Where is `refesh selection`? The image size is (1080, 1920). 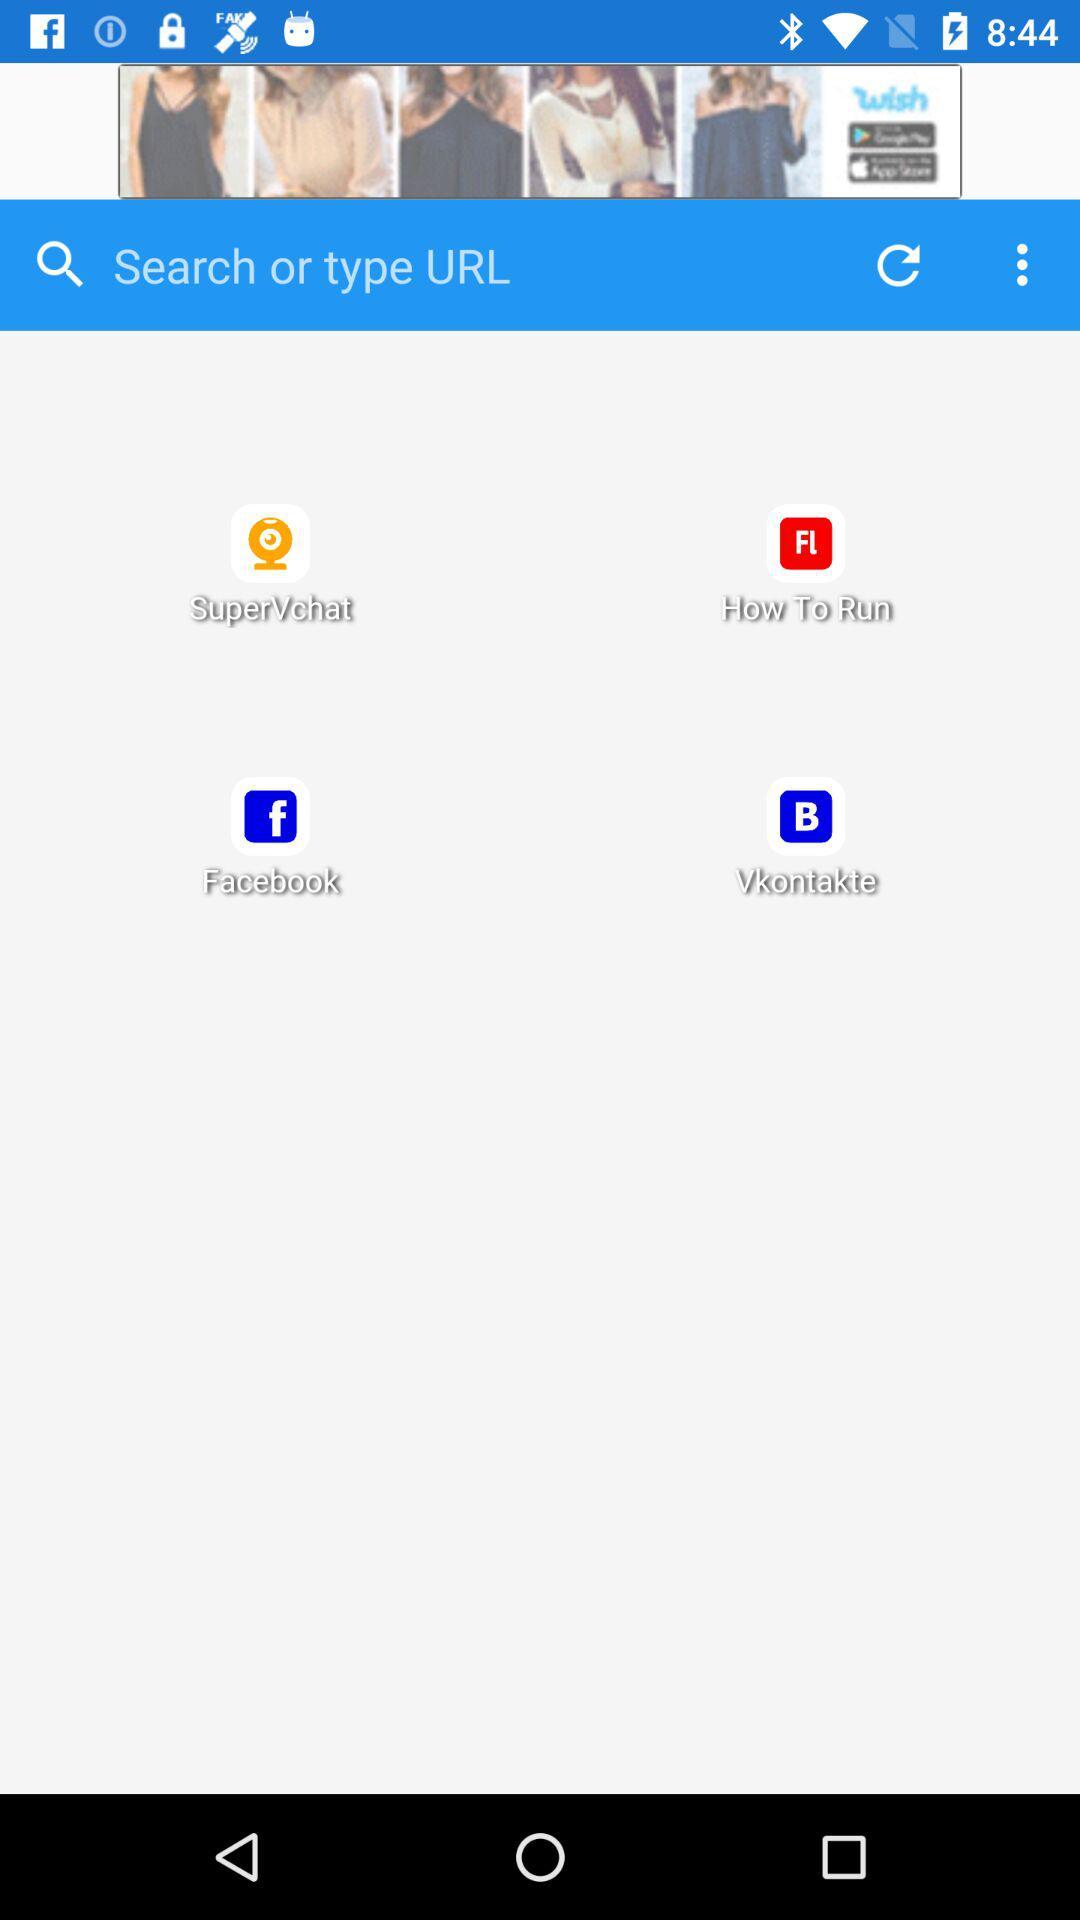 refesh selection is located at coordinates (892, 264).